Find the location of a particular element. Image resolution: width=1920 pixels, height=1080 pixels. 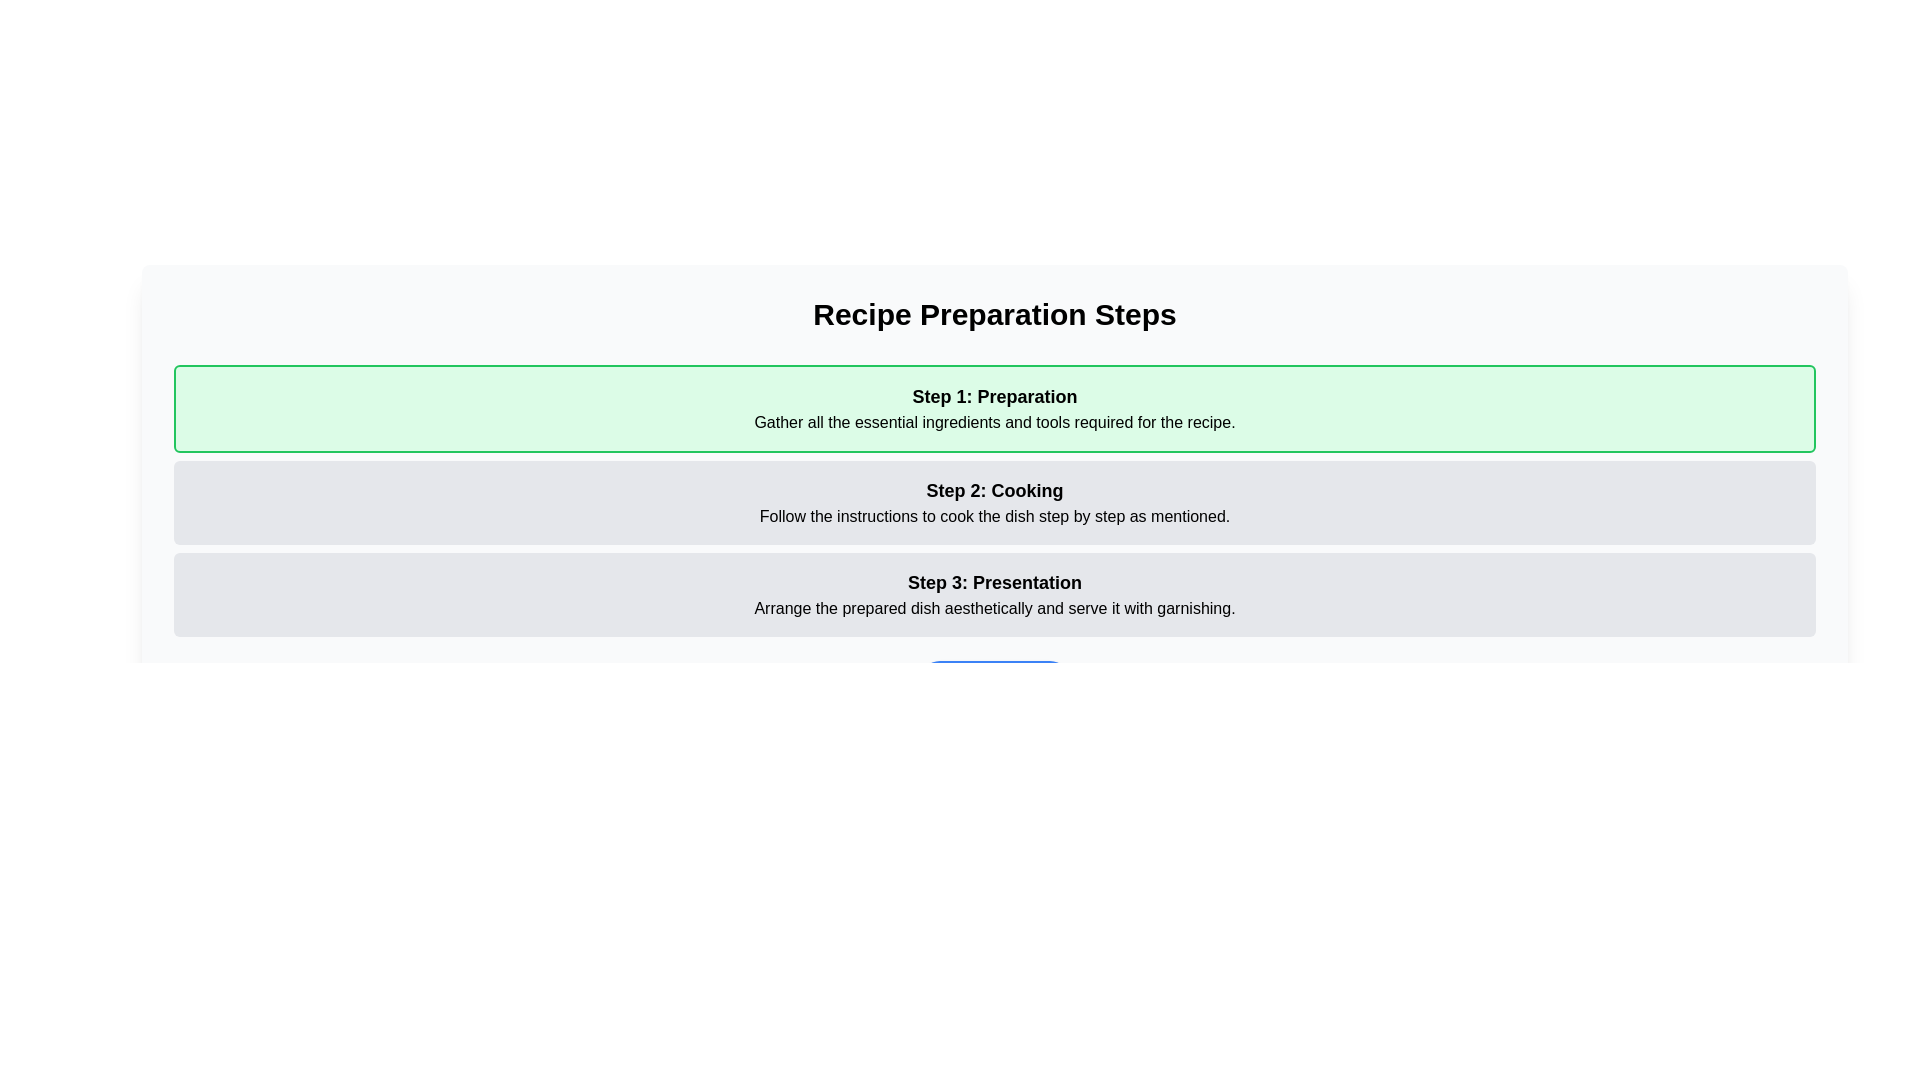

header text that says 'Step 1: Preparation,' which is styled with a larger, bold font against a light green background is located at coordinates (994, 397).